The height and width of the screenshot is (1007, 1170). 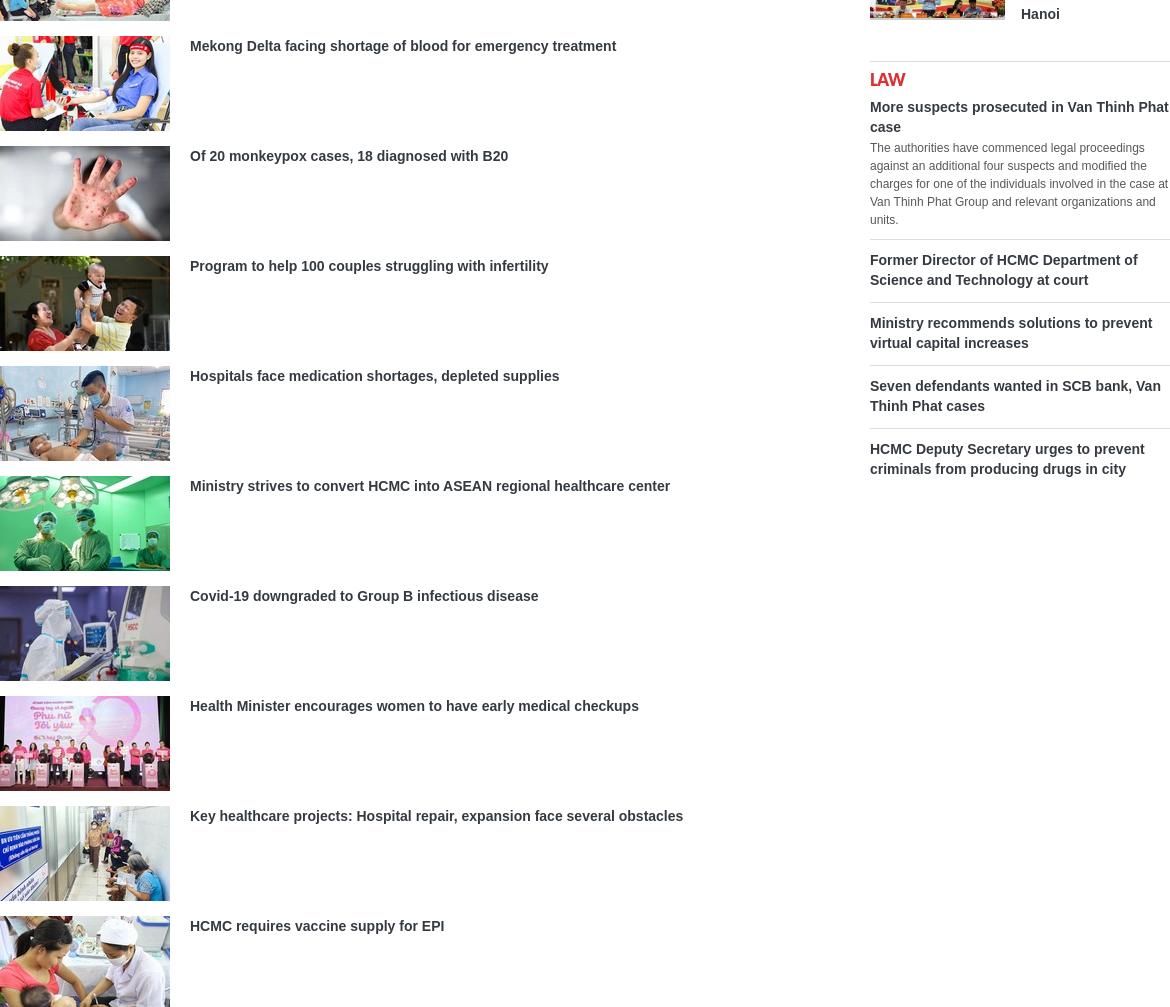 What do you see at coordinates (368, 265) in the screenshot?
I see `'Program to help 100 couples struggling with infertility'` at bounding box center [368, 265].